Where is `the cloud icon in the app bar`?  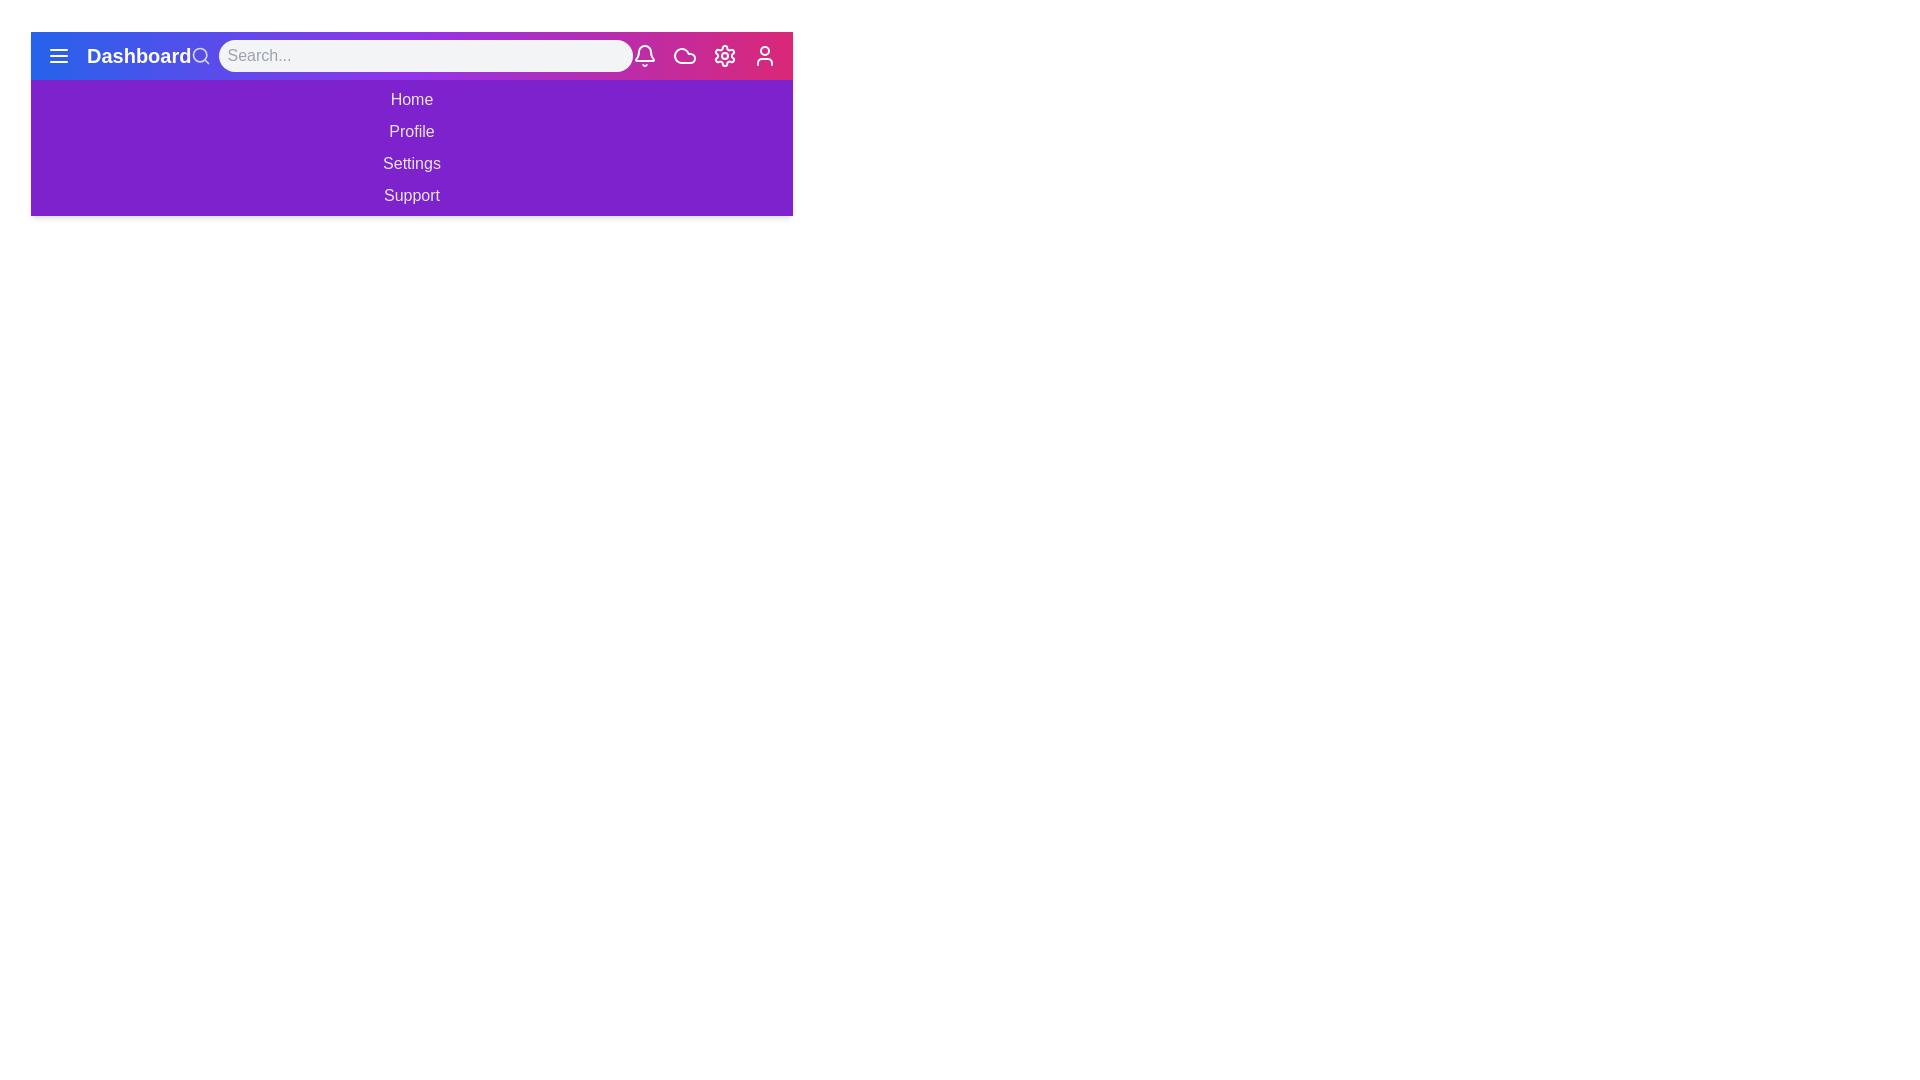
the cloud icon in the app bar is located at coordinates (685, 55).